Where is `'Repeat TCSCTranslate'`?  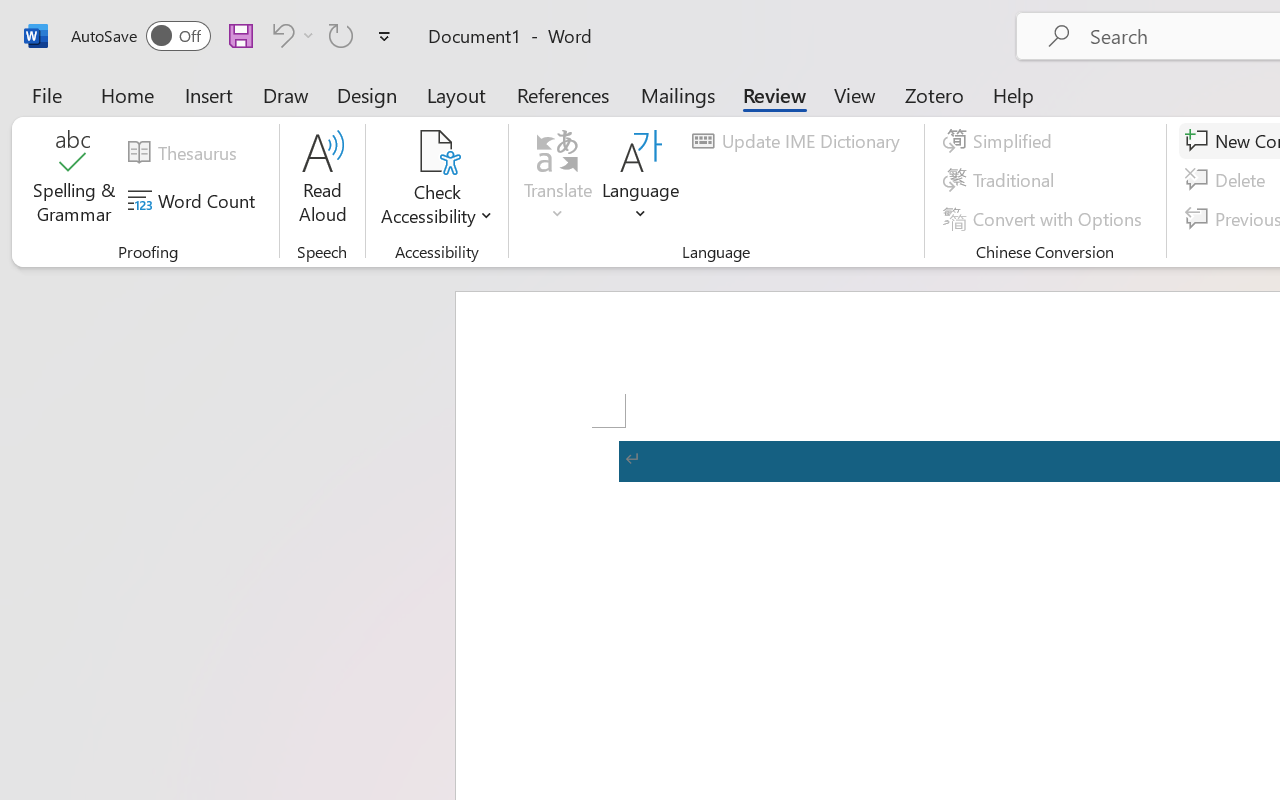
'Repeat TCSCTranslate' is located at coordinates (341, 34).